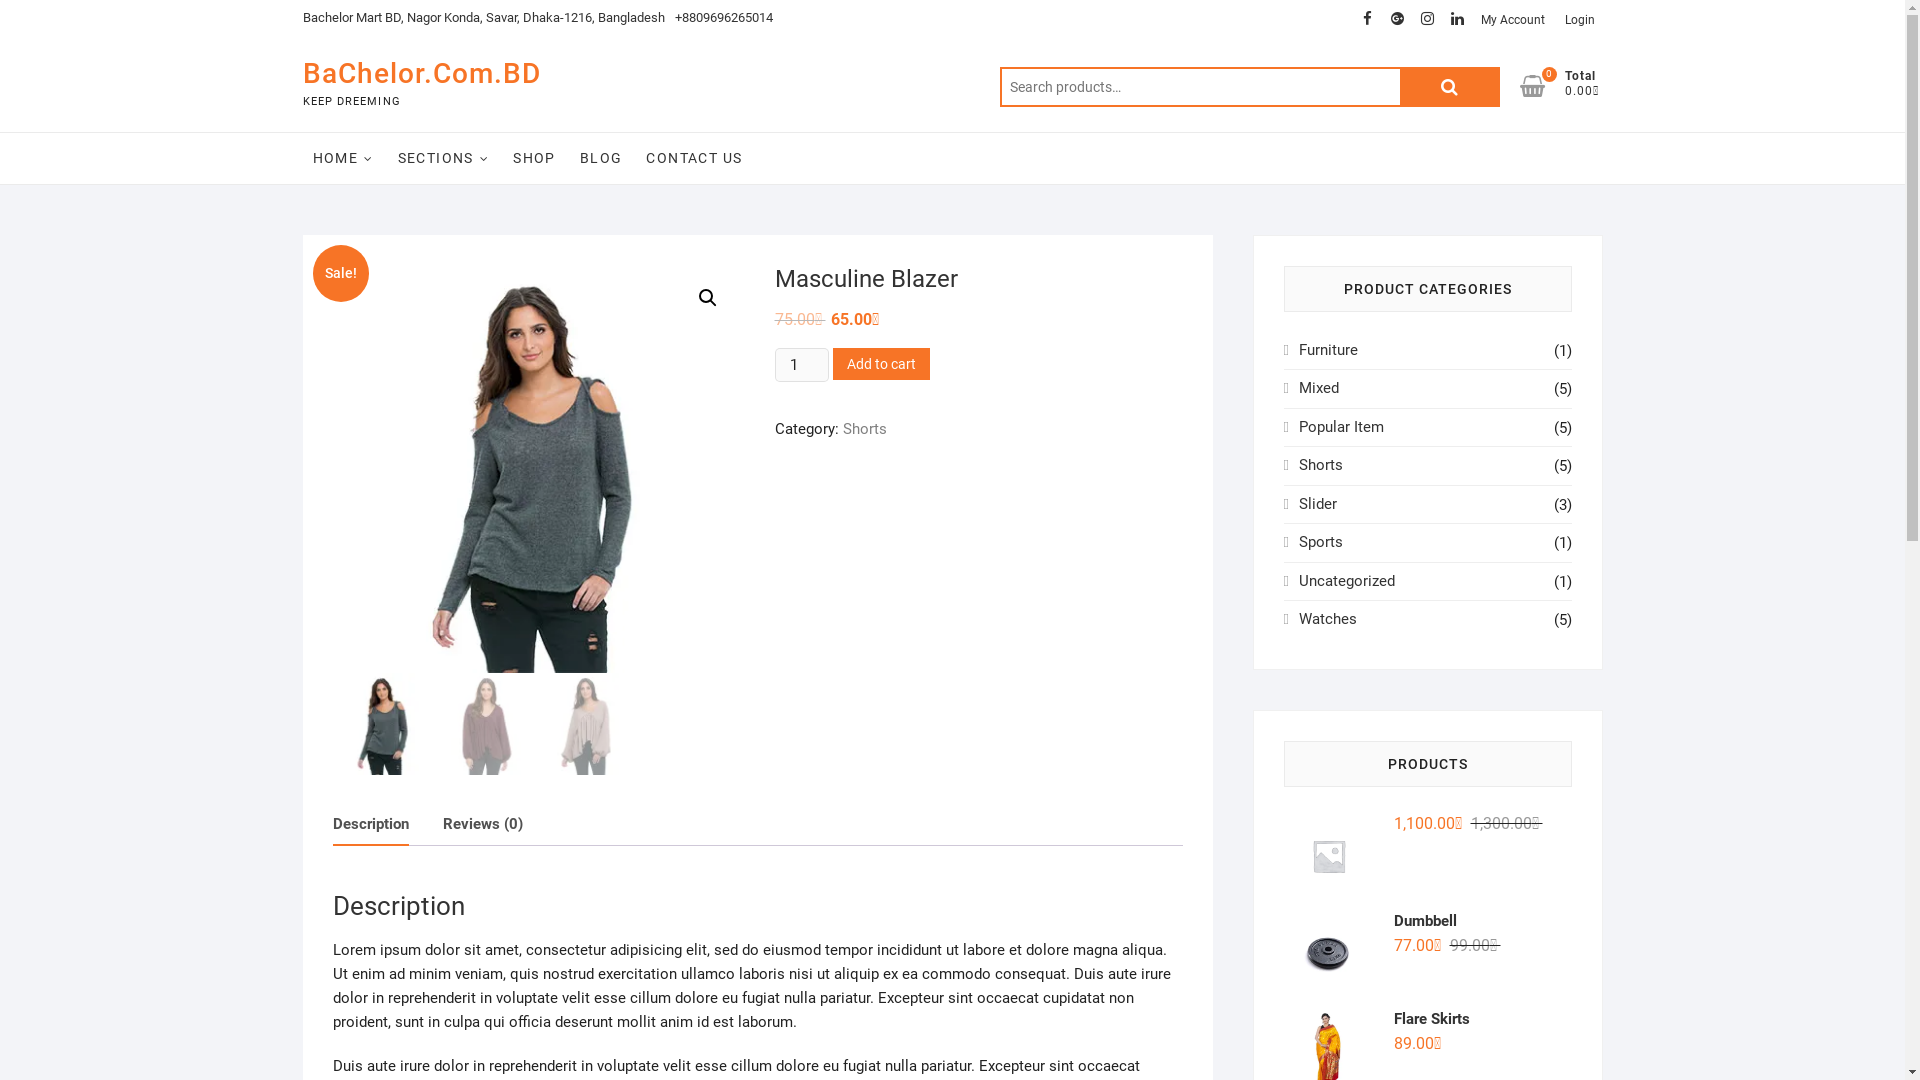  I want to click on 'Reviews (0)', so click(481, 824).